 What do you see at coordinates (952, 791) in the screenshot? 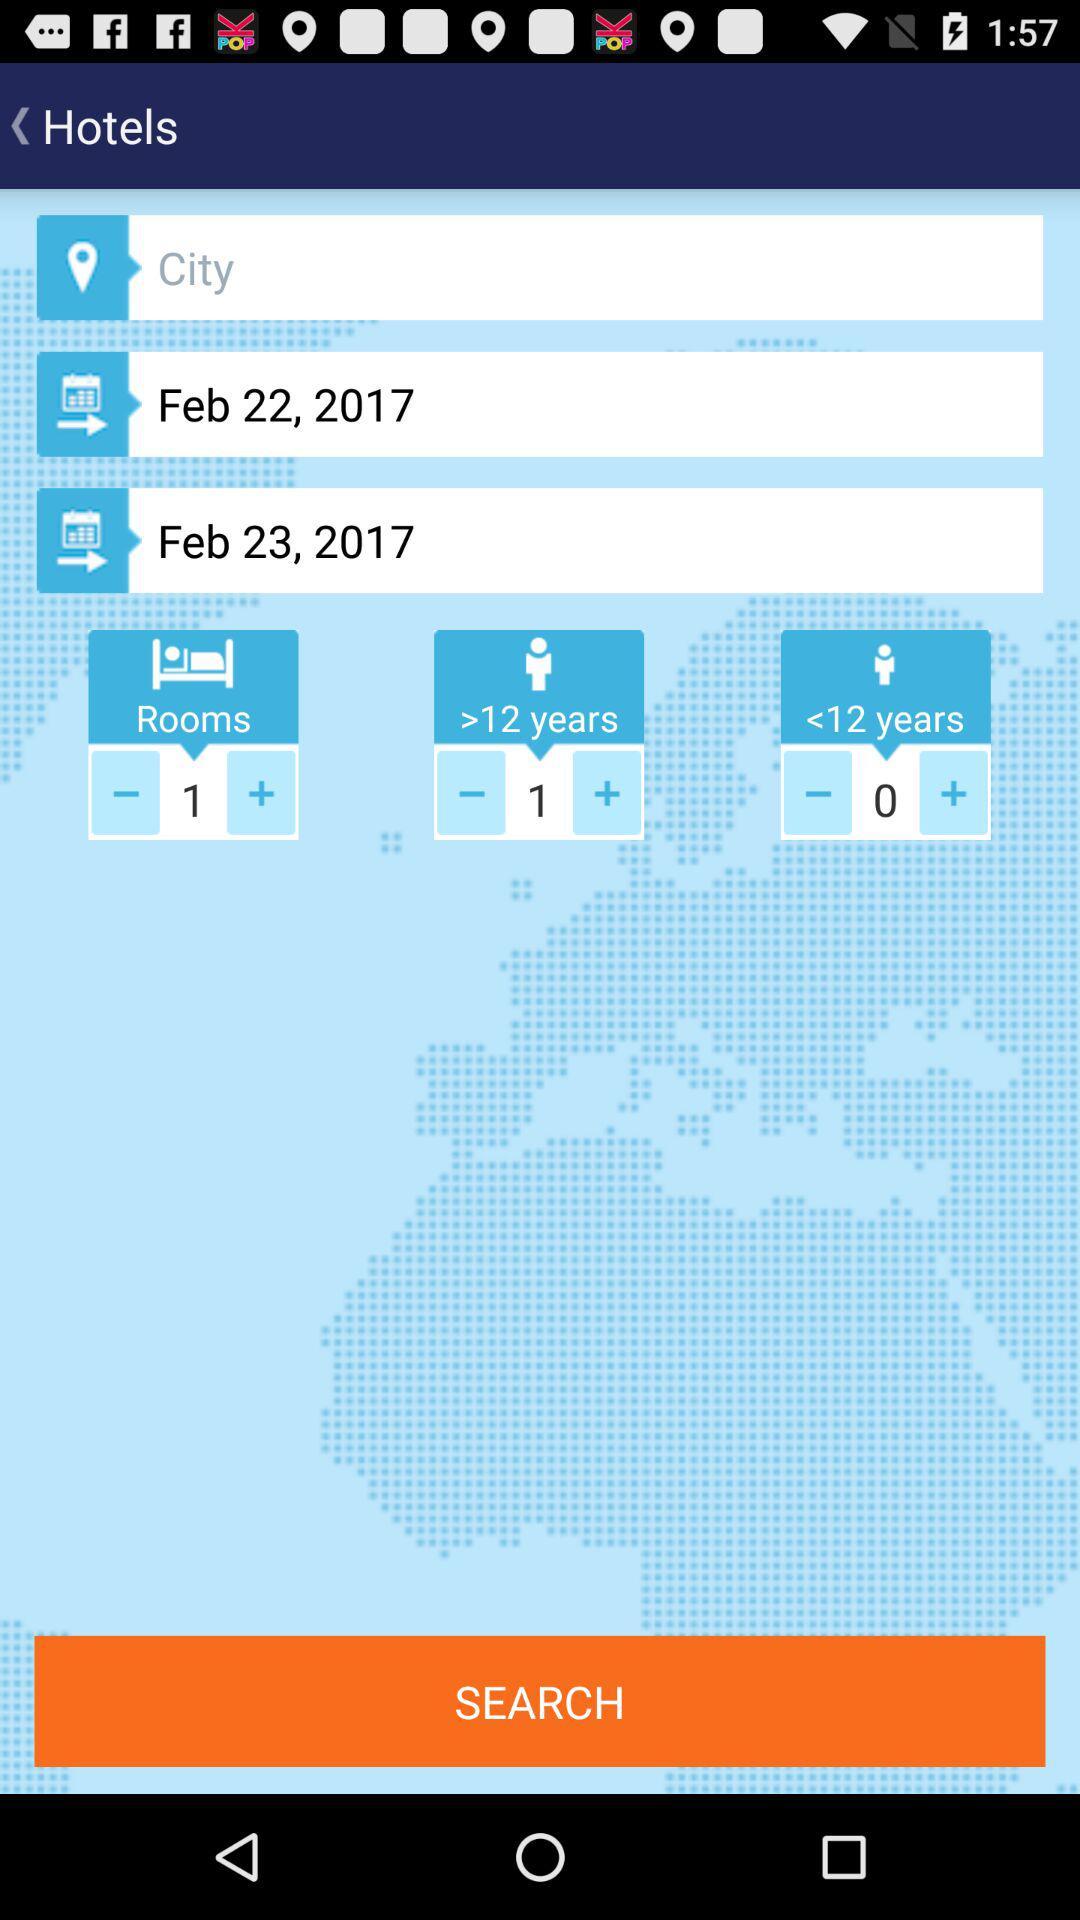
I see `one` at bounding box center [952, 791].